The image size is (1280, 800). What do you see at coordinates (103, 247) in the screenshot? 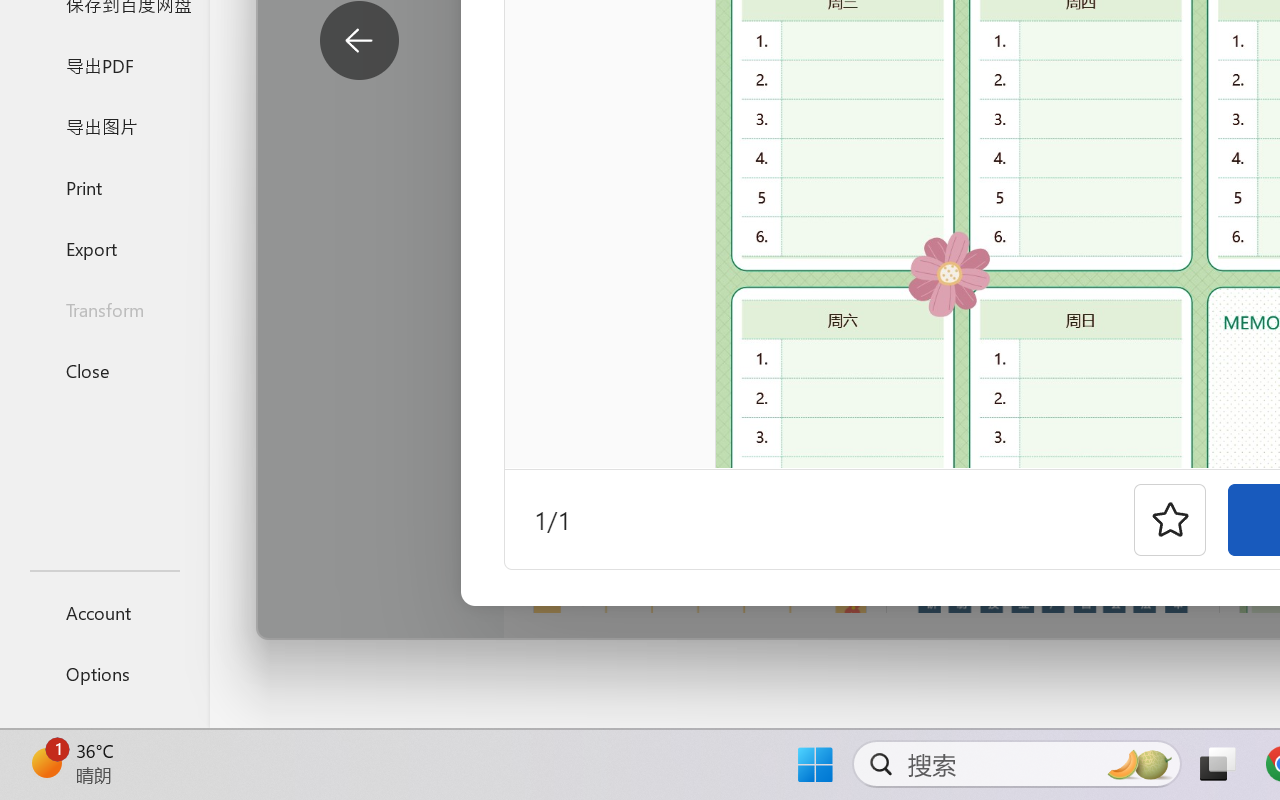
I see `'Export'` at bounding box center [103, 247].